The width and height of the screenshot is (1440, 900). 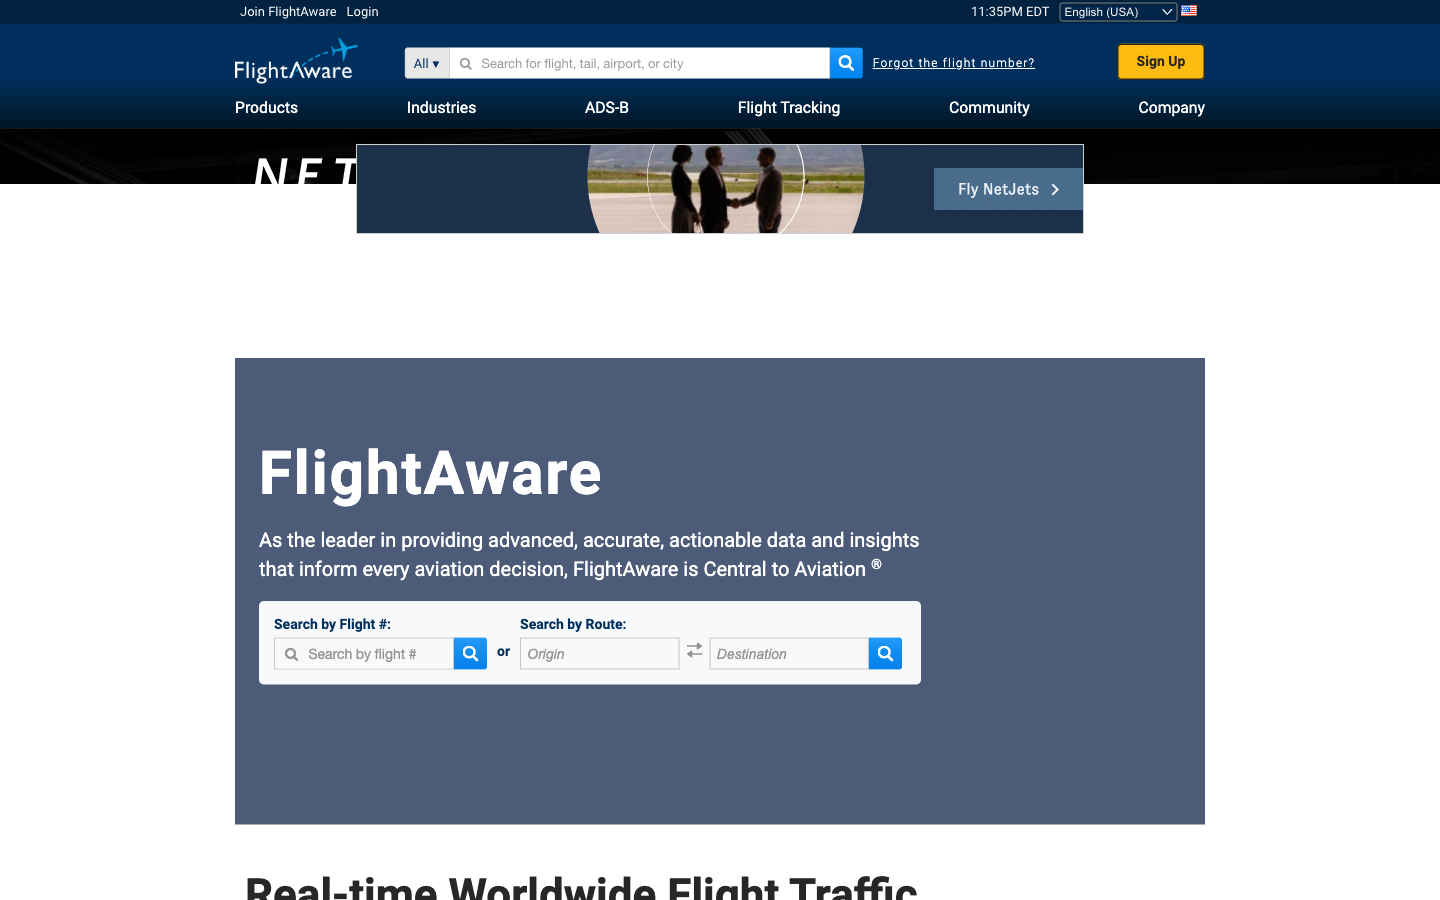 I want to click on Search for Private Flight (tail number: 1234), so click(x=474, y=62).